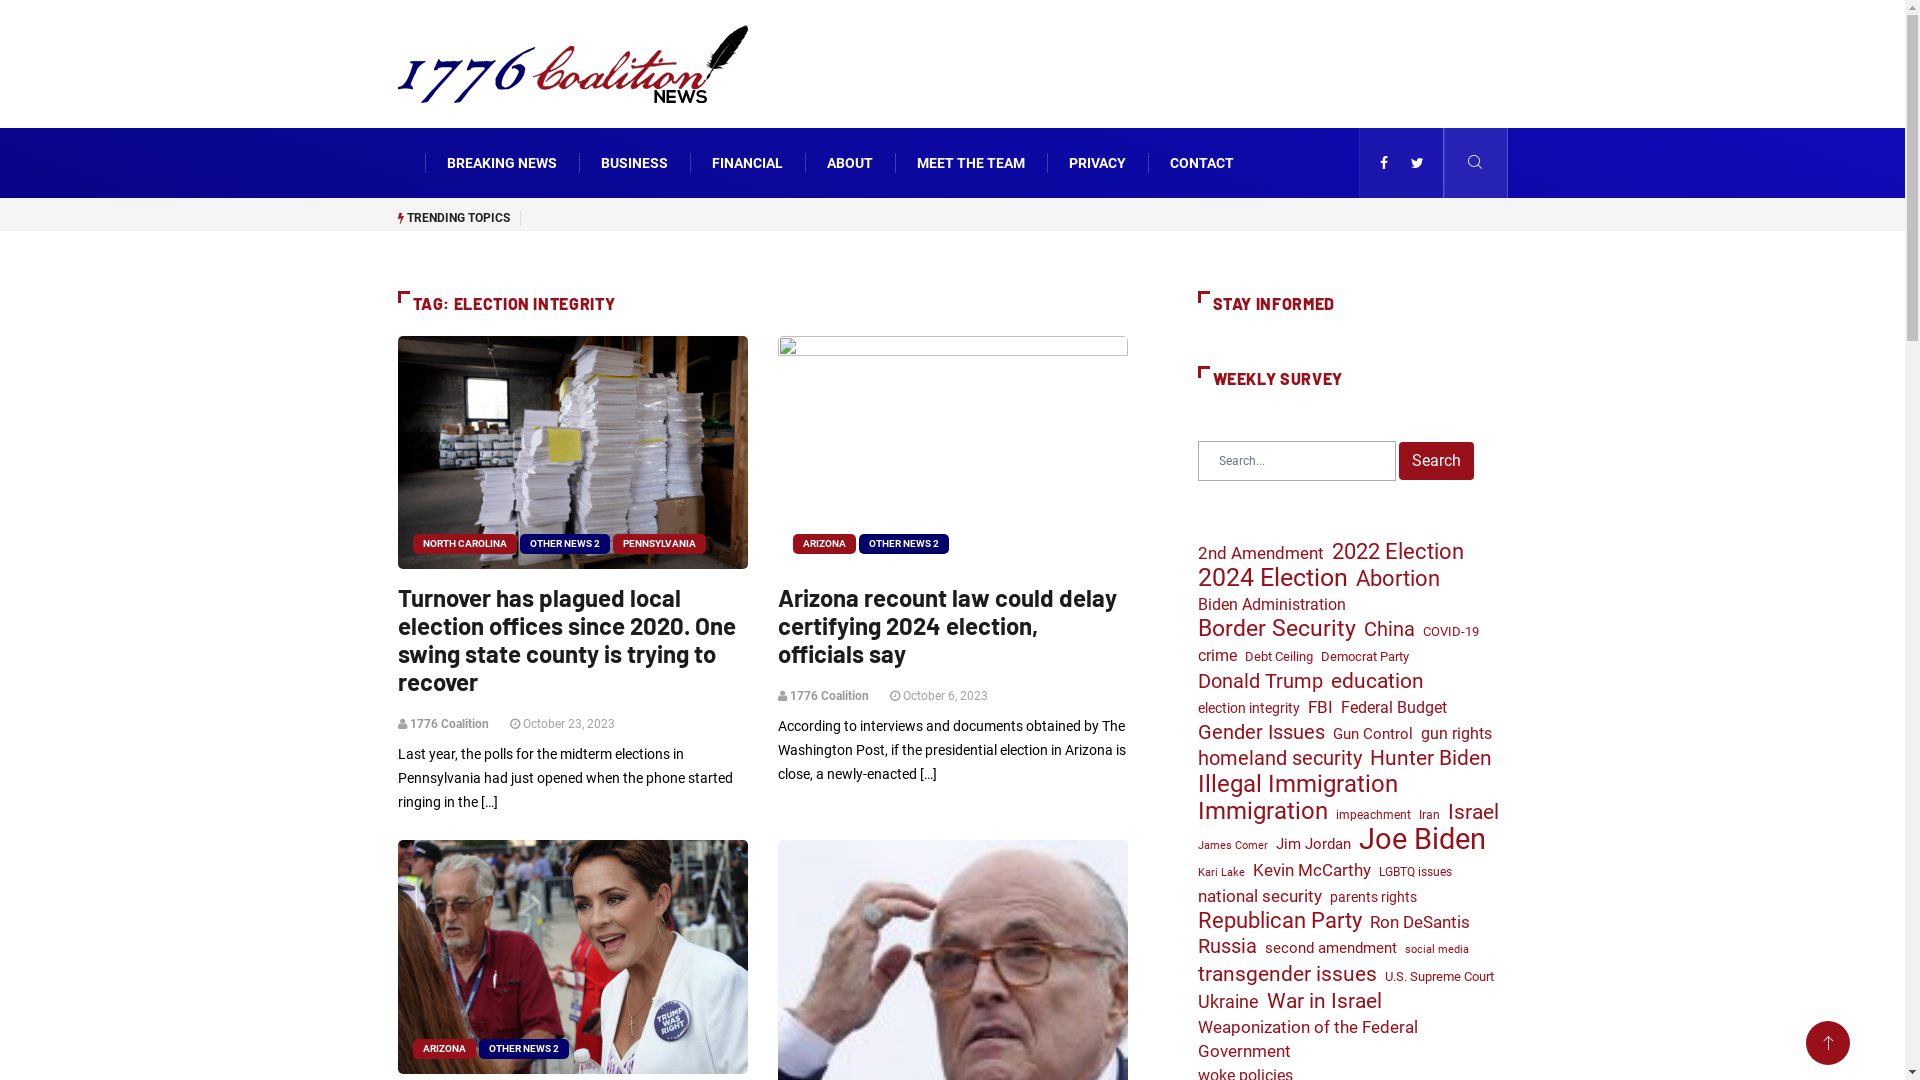 The width and height of the screenshot is (1920, 1080). What do you see at coordinates (858, 543) in the screenshot?
I see `'OTHER NEWS 2'` at bounding box center [858, 543].